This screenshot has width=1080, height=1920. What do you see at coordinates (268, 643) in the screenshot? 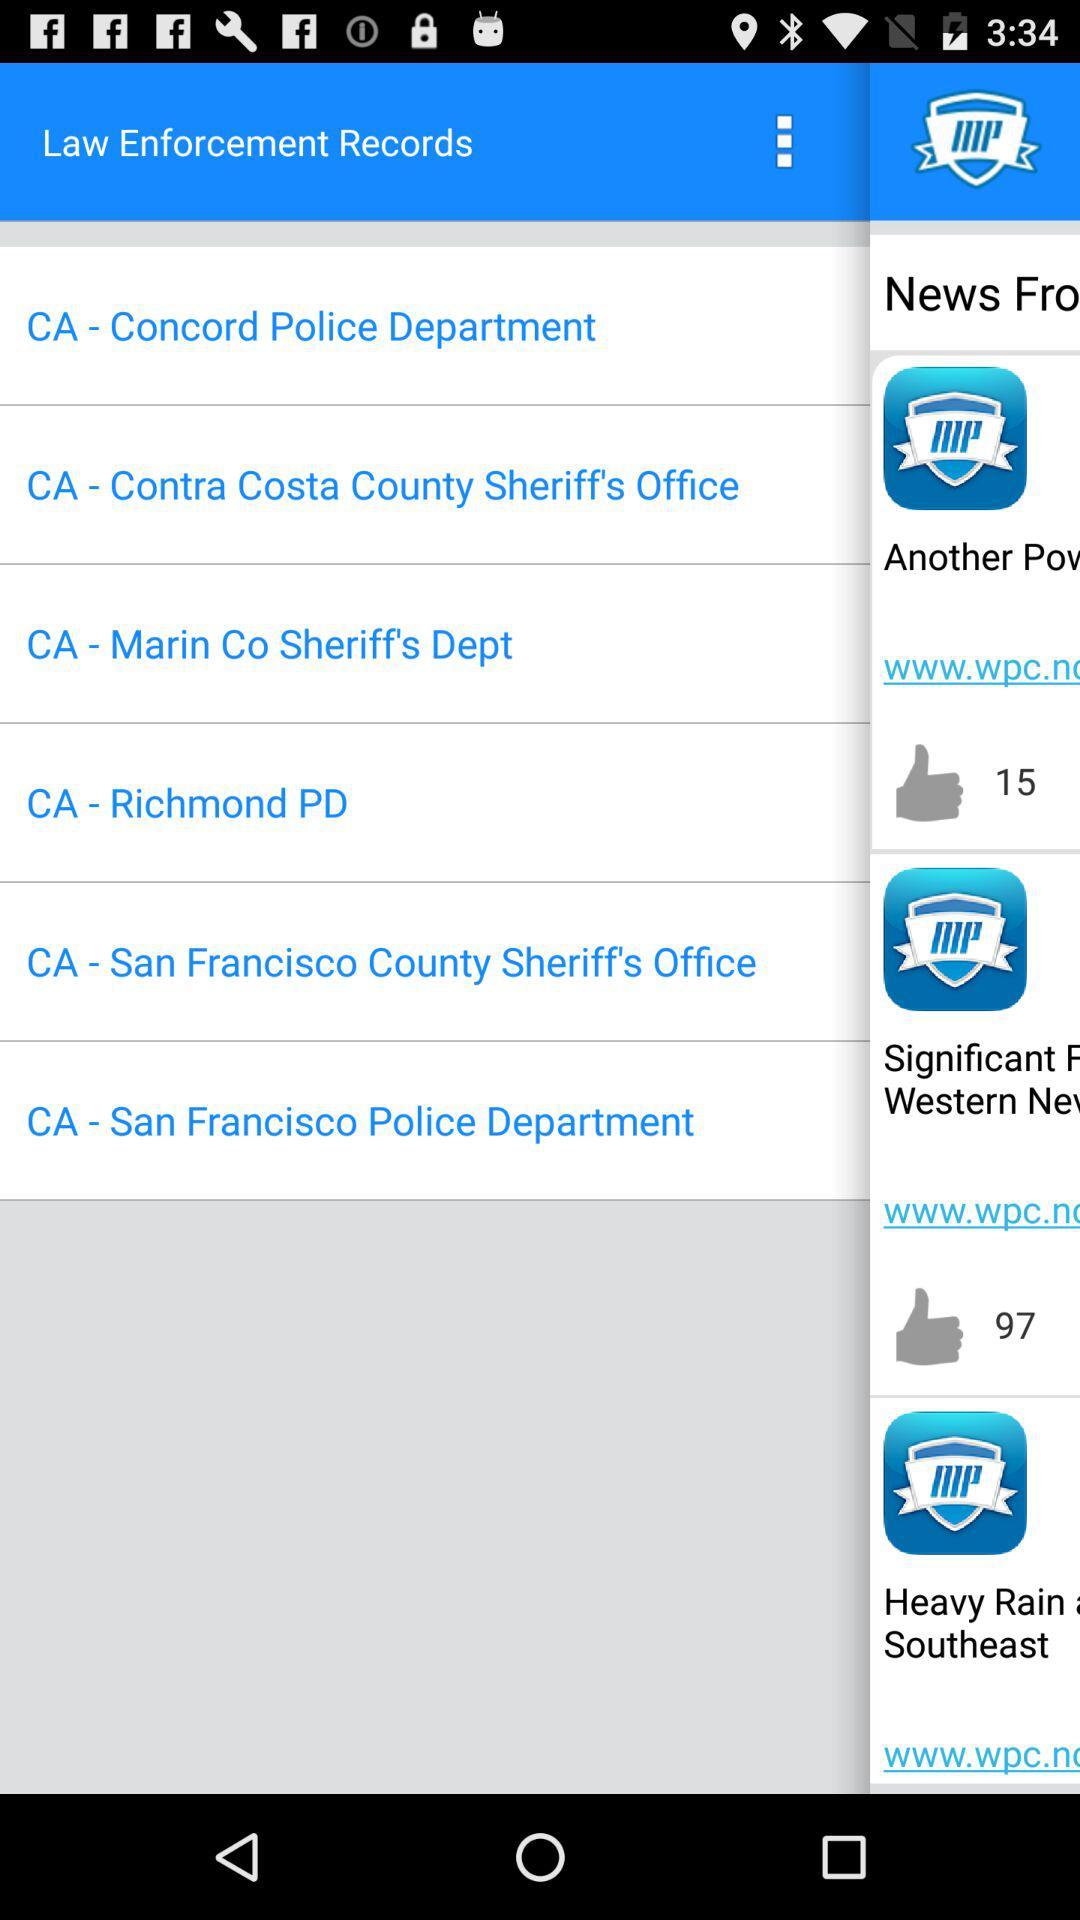
I see `the ca marin co app` at bounding box center [268, 643].